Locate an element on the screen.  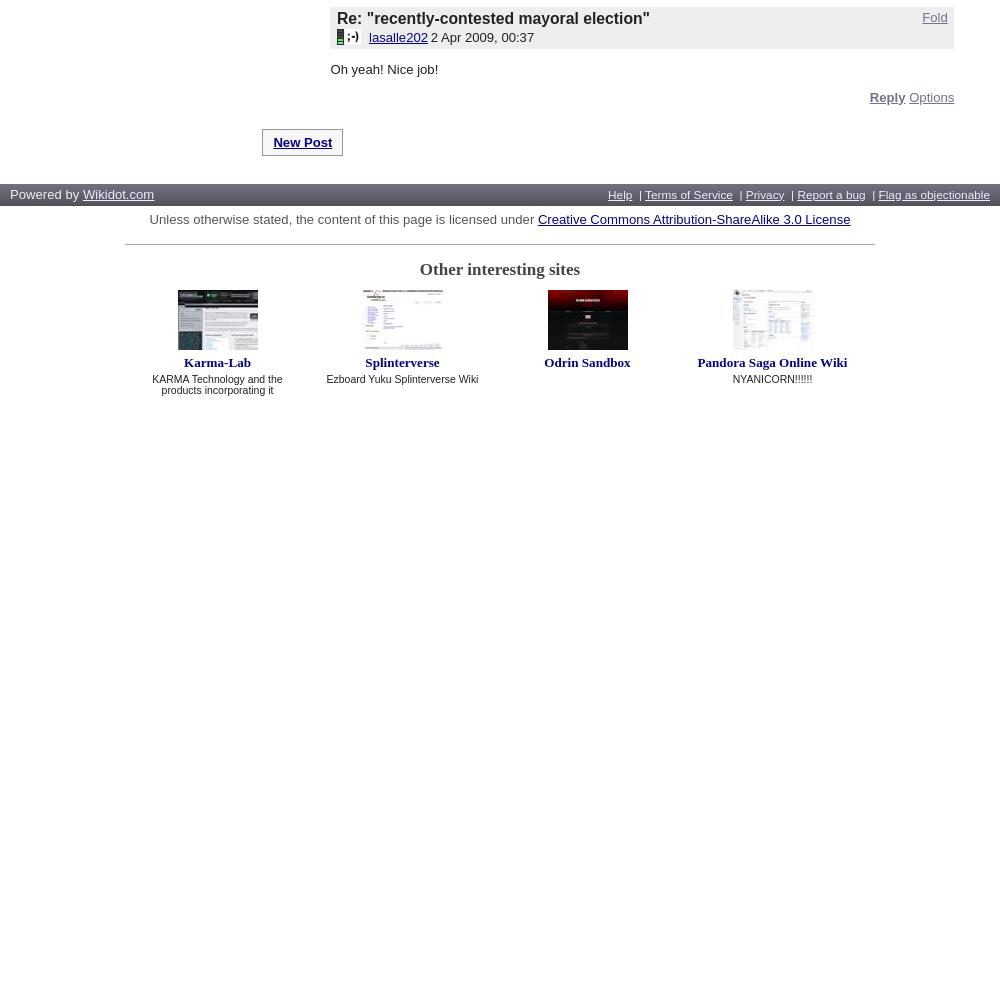
'Re: "recently-contested mayoral election"' is located at coordinates (492, 17).